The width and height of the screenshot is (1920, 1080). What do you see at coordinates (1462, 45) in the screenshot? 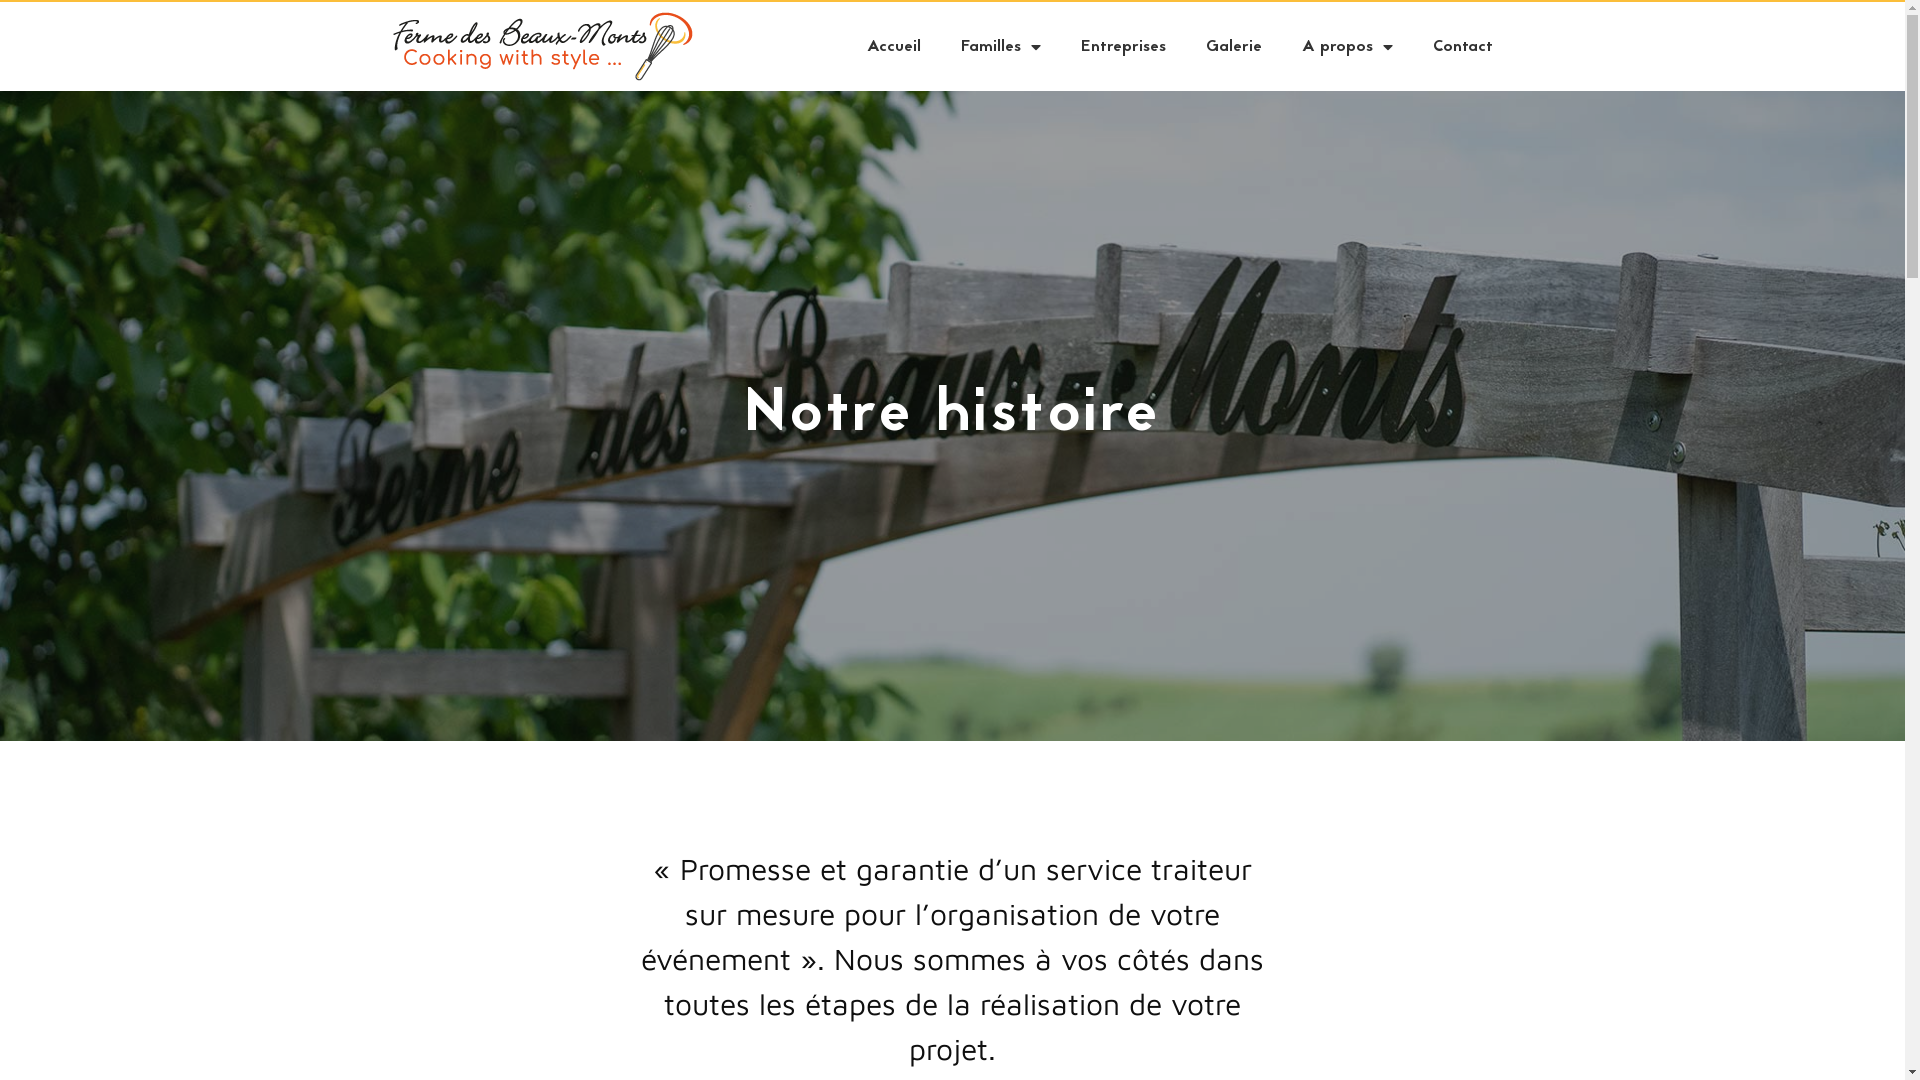
I see `'Contact'` at bounding box center [1462, 45].